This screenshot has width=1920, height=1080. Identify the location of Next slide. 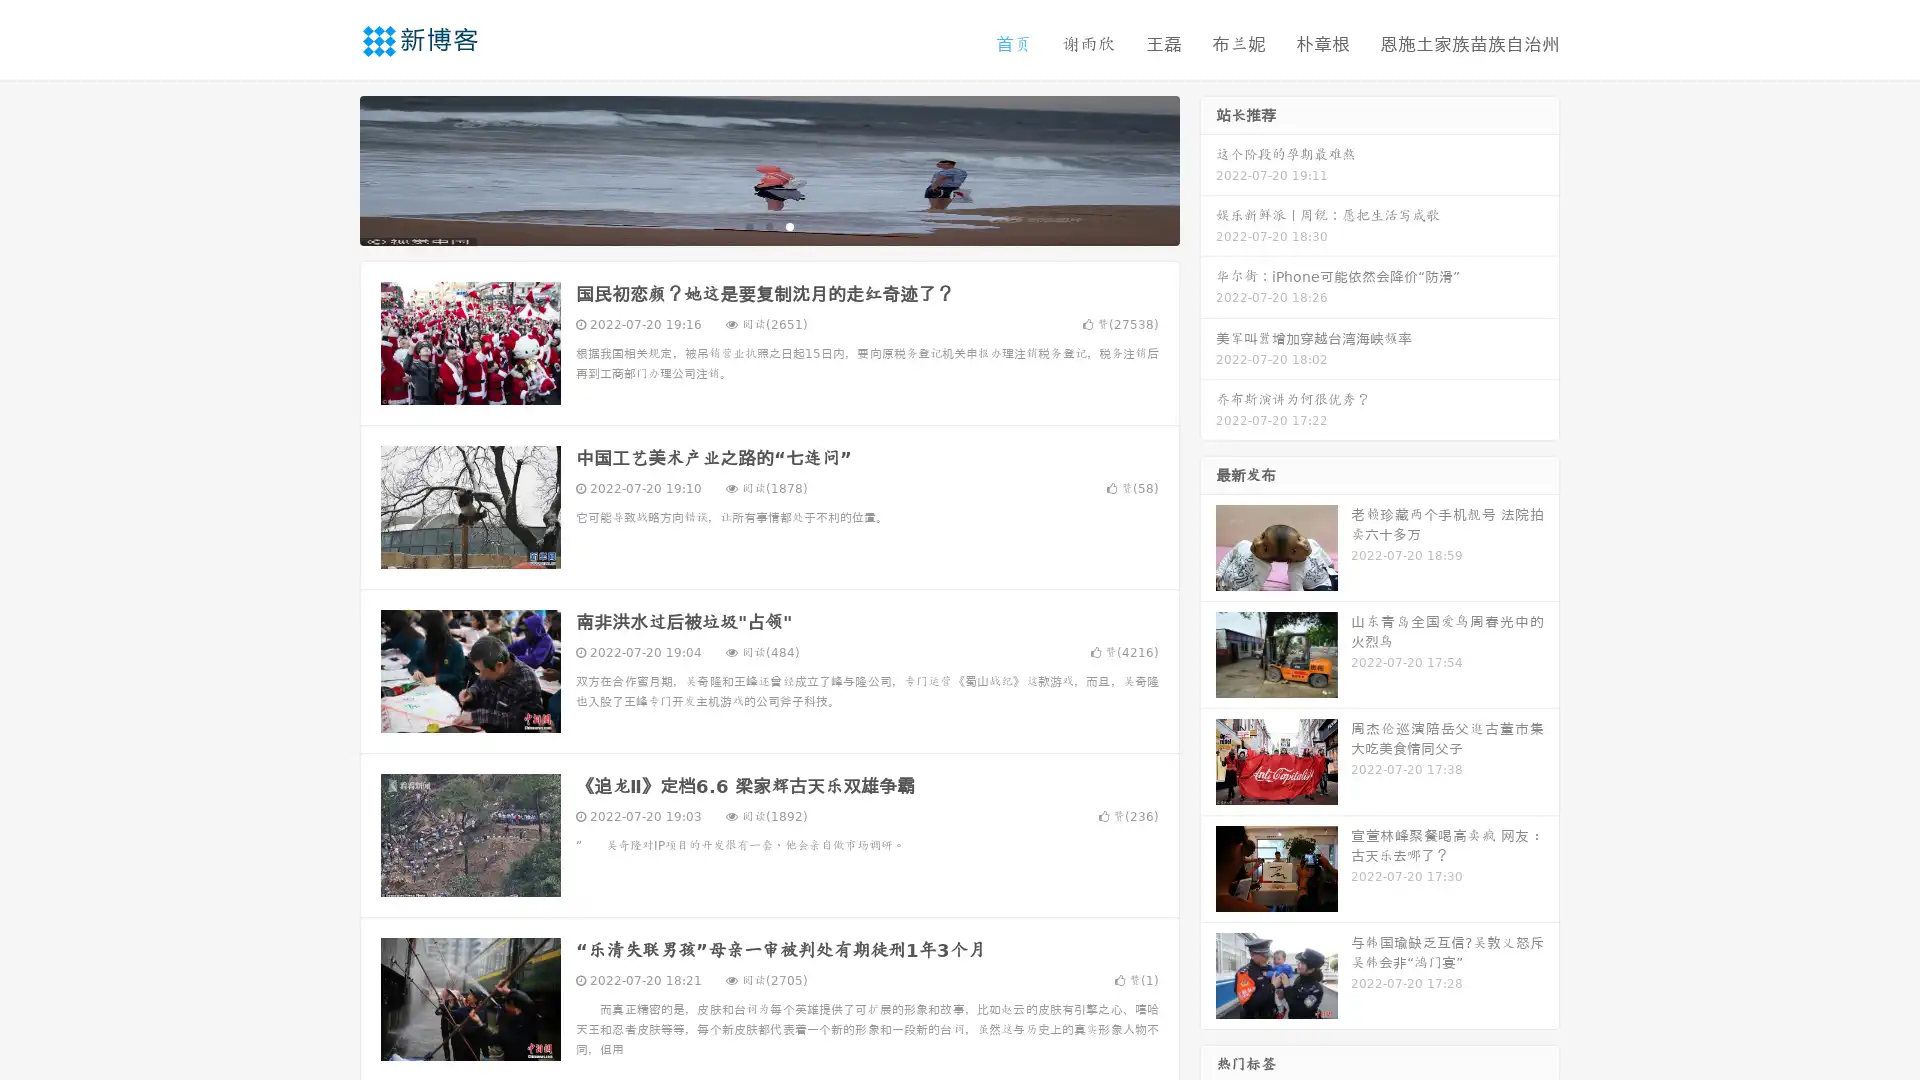
(1208, 168).